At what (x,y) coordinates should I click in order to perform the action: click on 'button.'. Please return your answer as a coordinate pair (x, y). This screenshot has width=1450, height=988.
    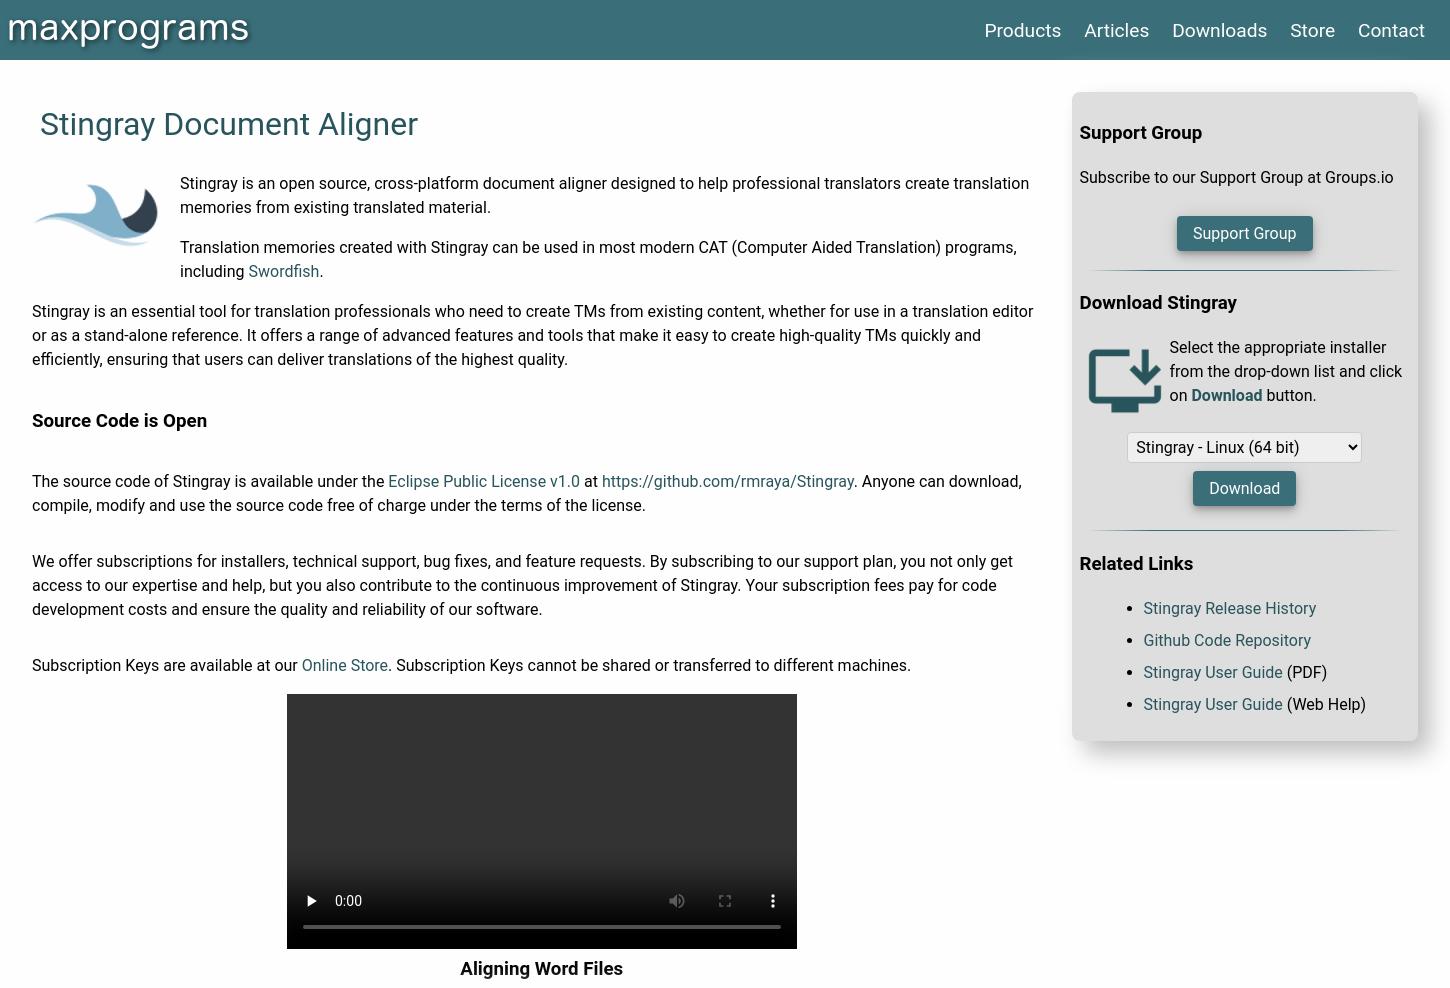
    Looking at the image, I should click on (1289, 394).